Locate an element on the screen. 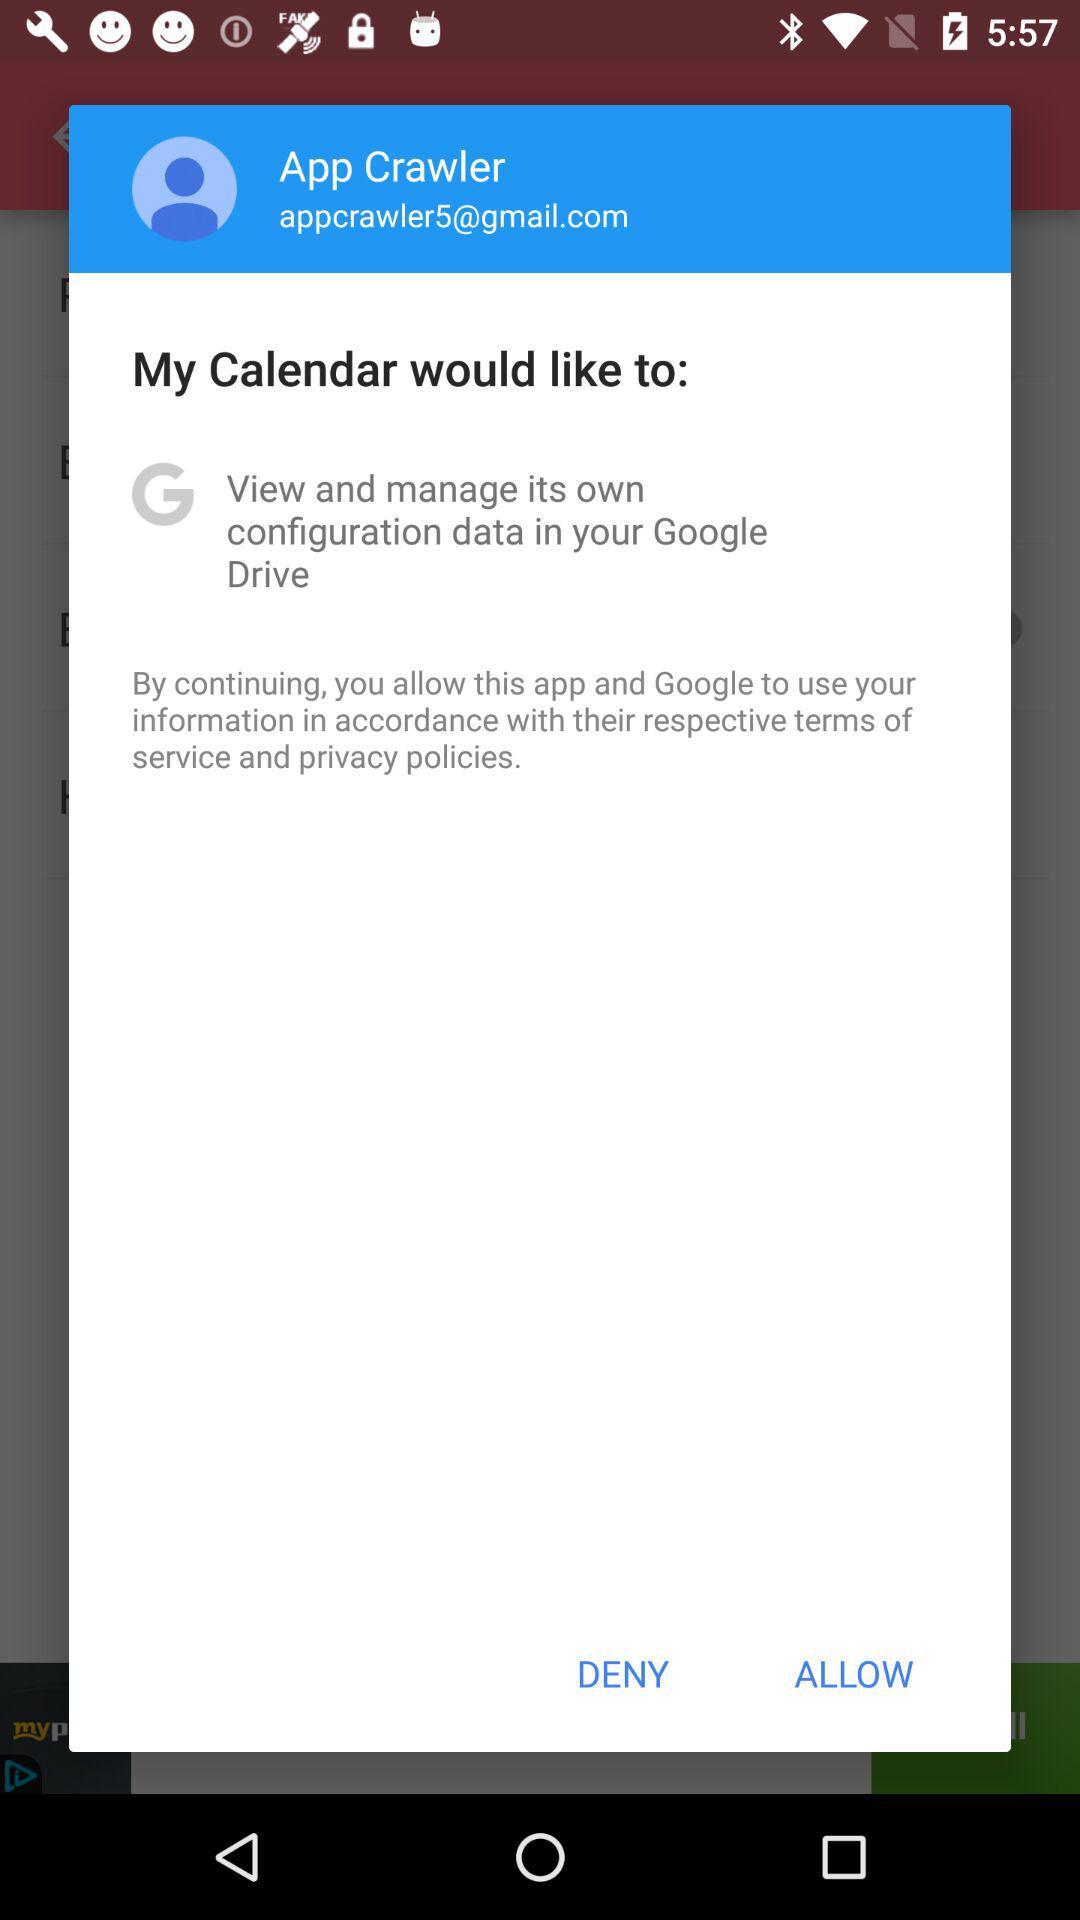  the icon below the my calendar would item is located at coordinates (540, 530).